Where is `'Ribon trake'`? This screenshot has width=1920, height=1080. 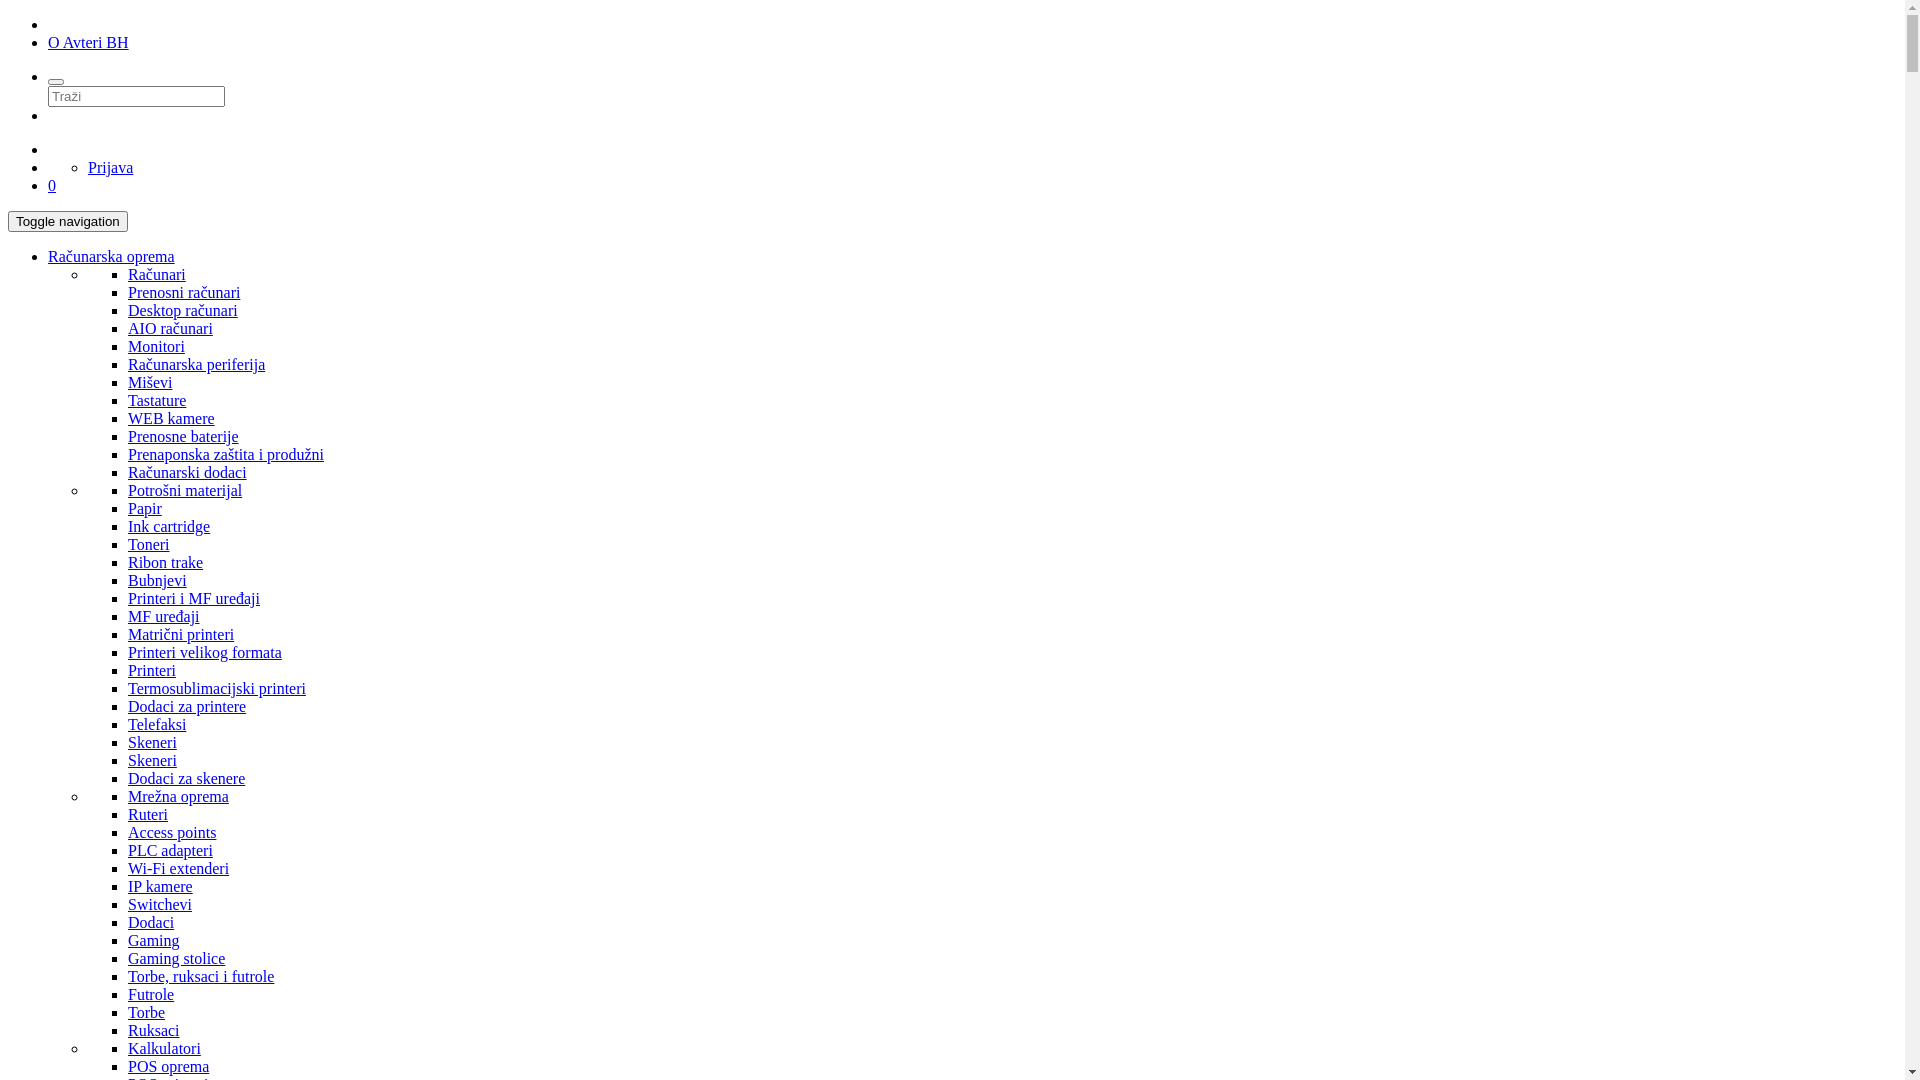 'Ribon trake' is located at coordinates (165, 562).